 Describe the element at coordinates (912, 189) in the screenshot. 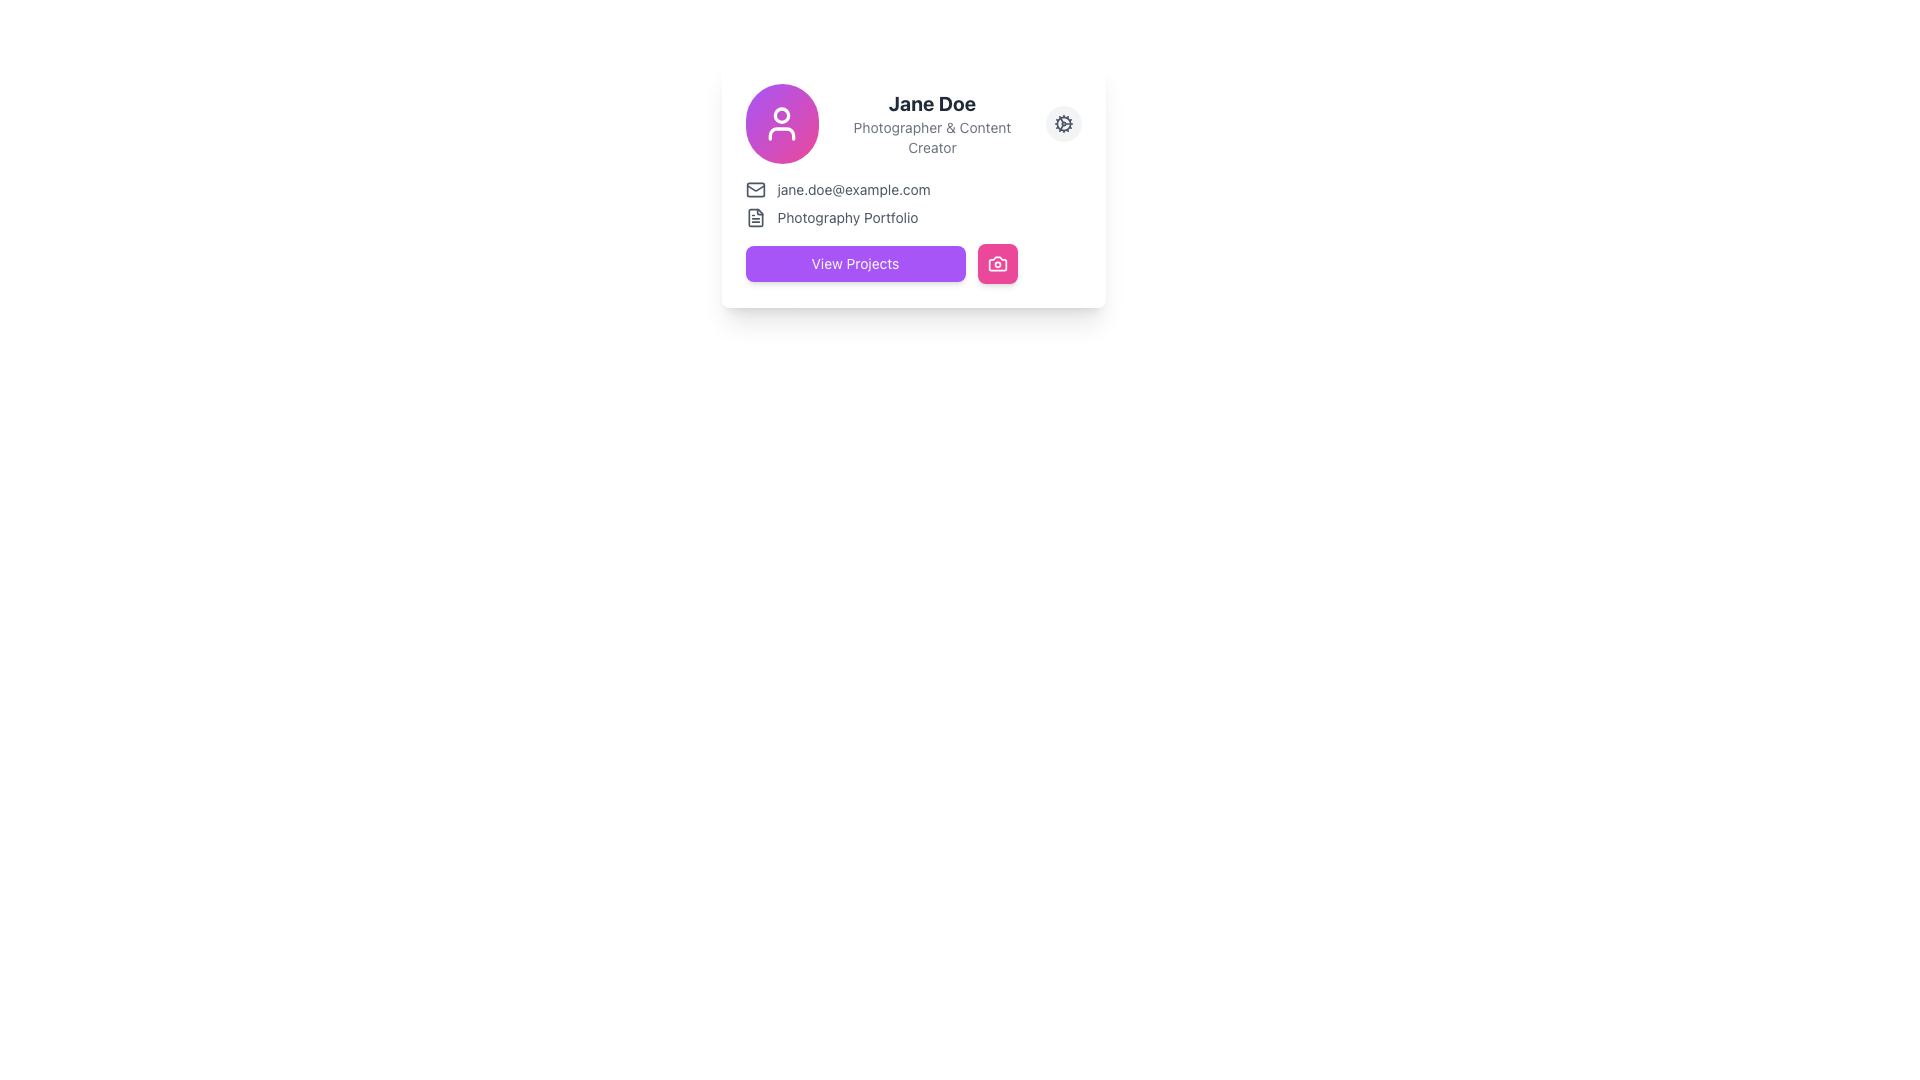

I see `the email display text element, which is the first item under the 'Jane Doe' header and above the 'Photography Portfolio' text block` at that location.